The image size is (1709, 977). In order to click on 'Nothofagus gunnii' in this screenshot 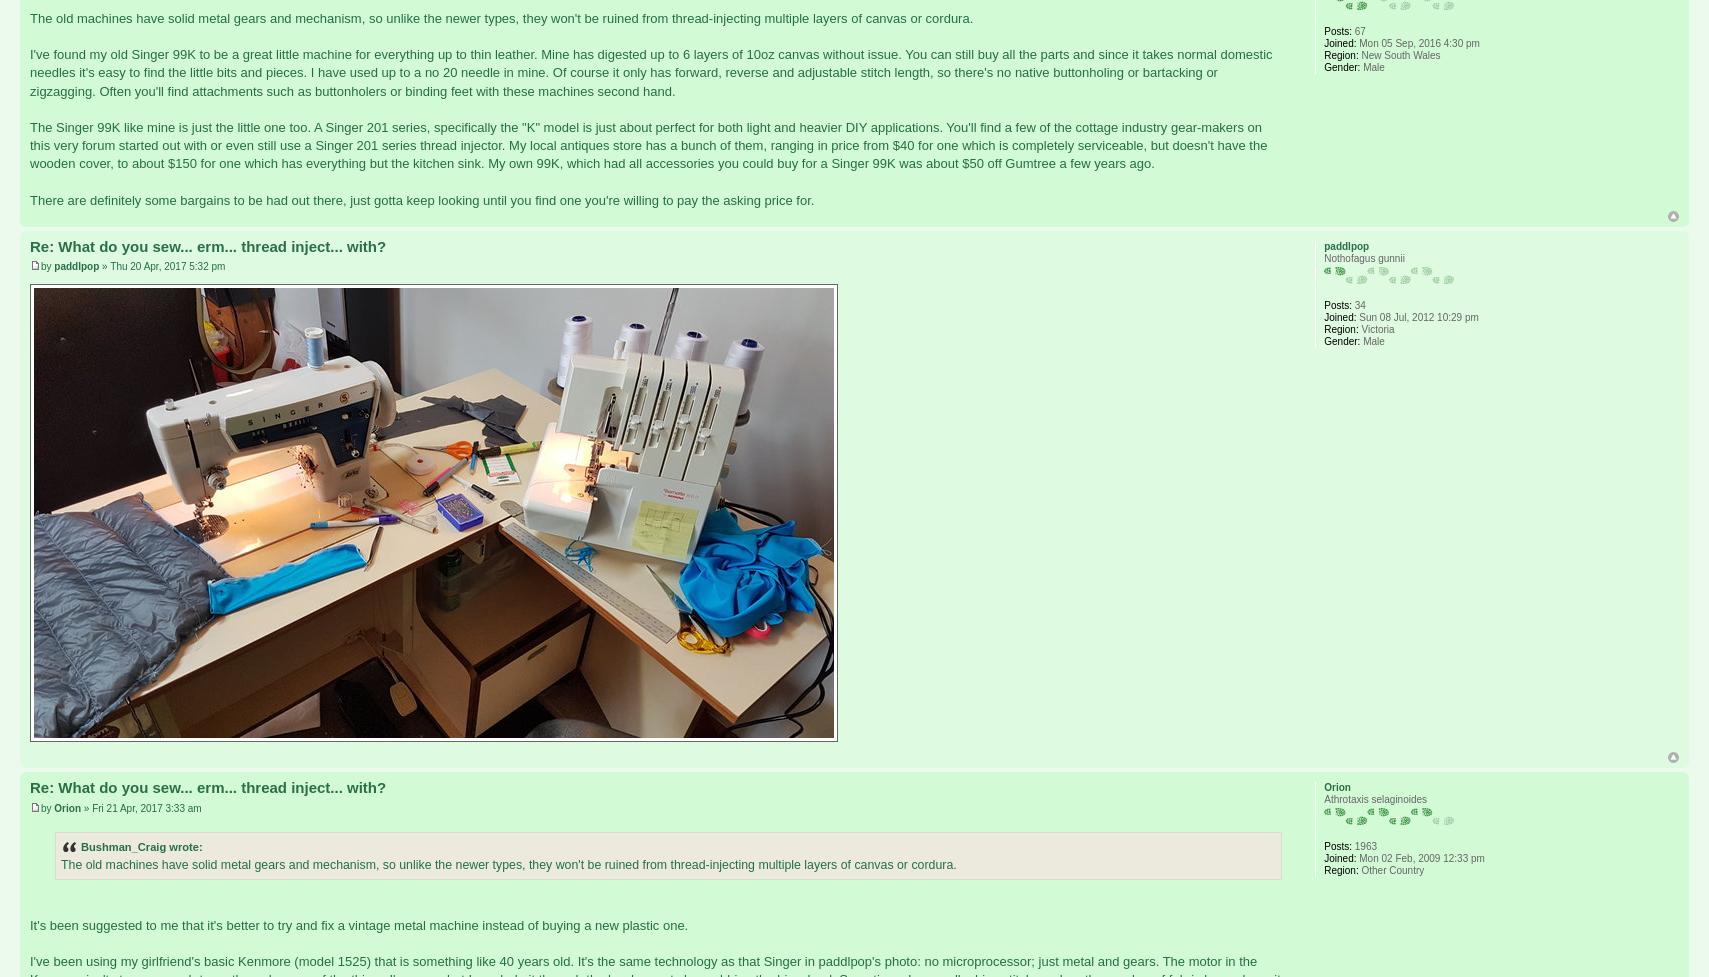, I will do `click(1323, 256)`.